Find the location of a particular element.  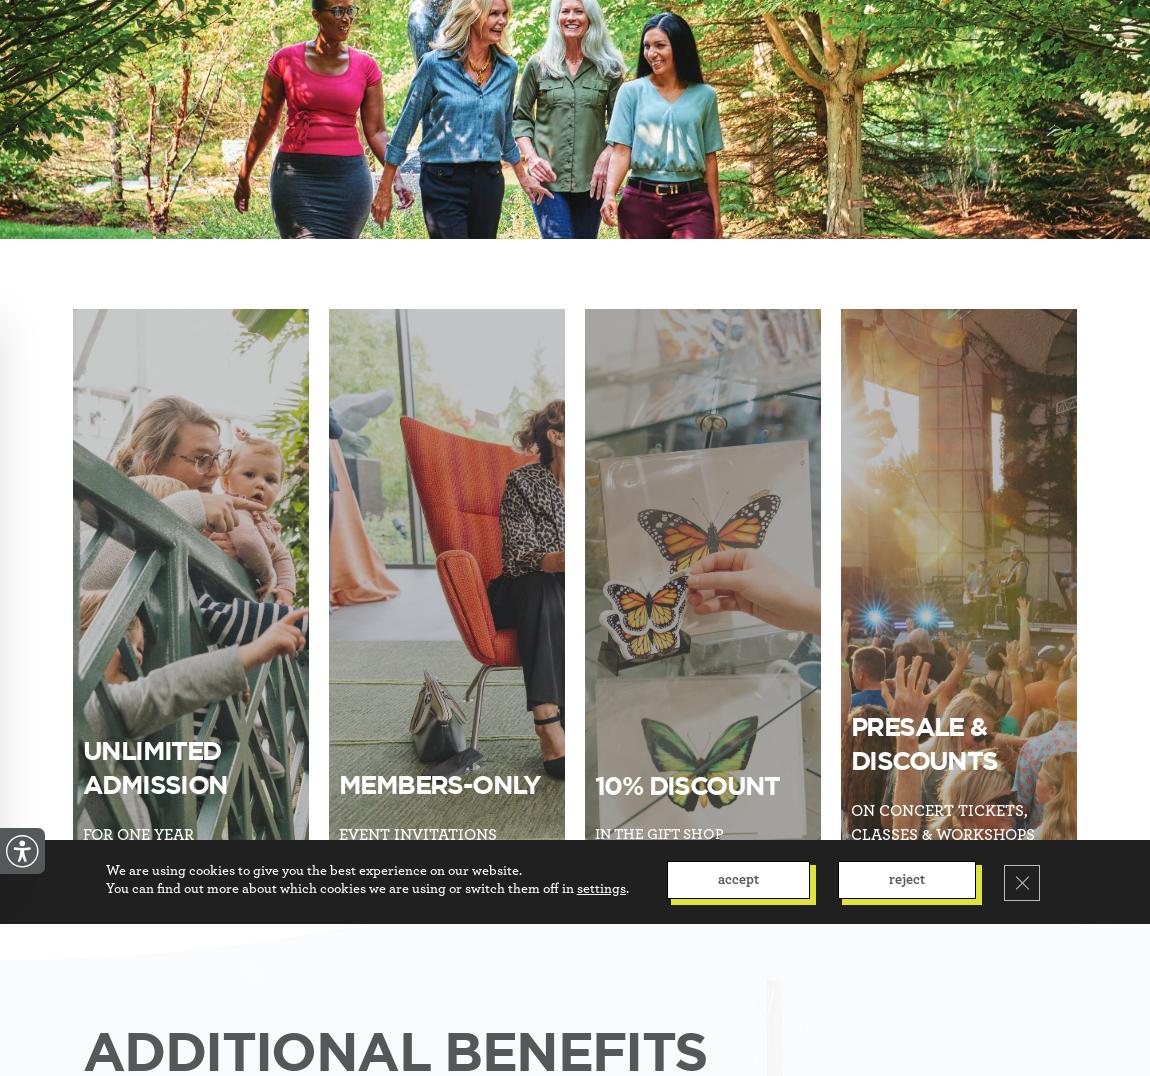

'Members-Only' is located at coordinates (339, 783).